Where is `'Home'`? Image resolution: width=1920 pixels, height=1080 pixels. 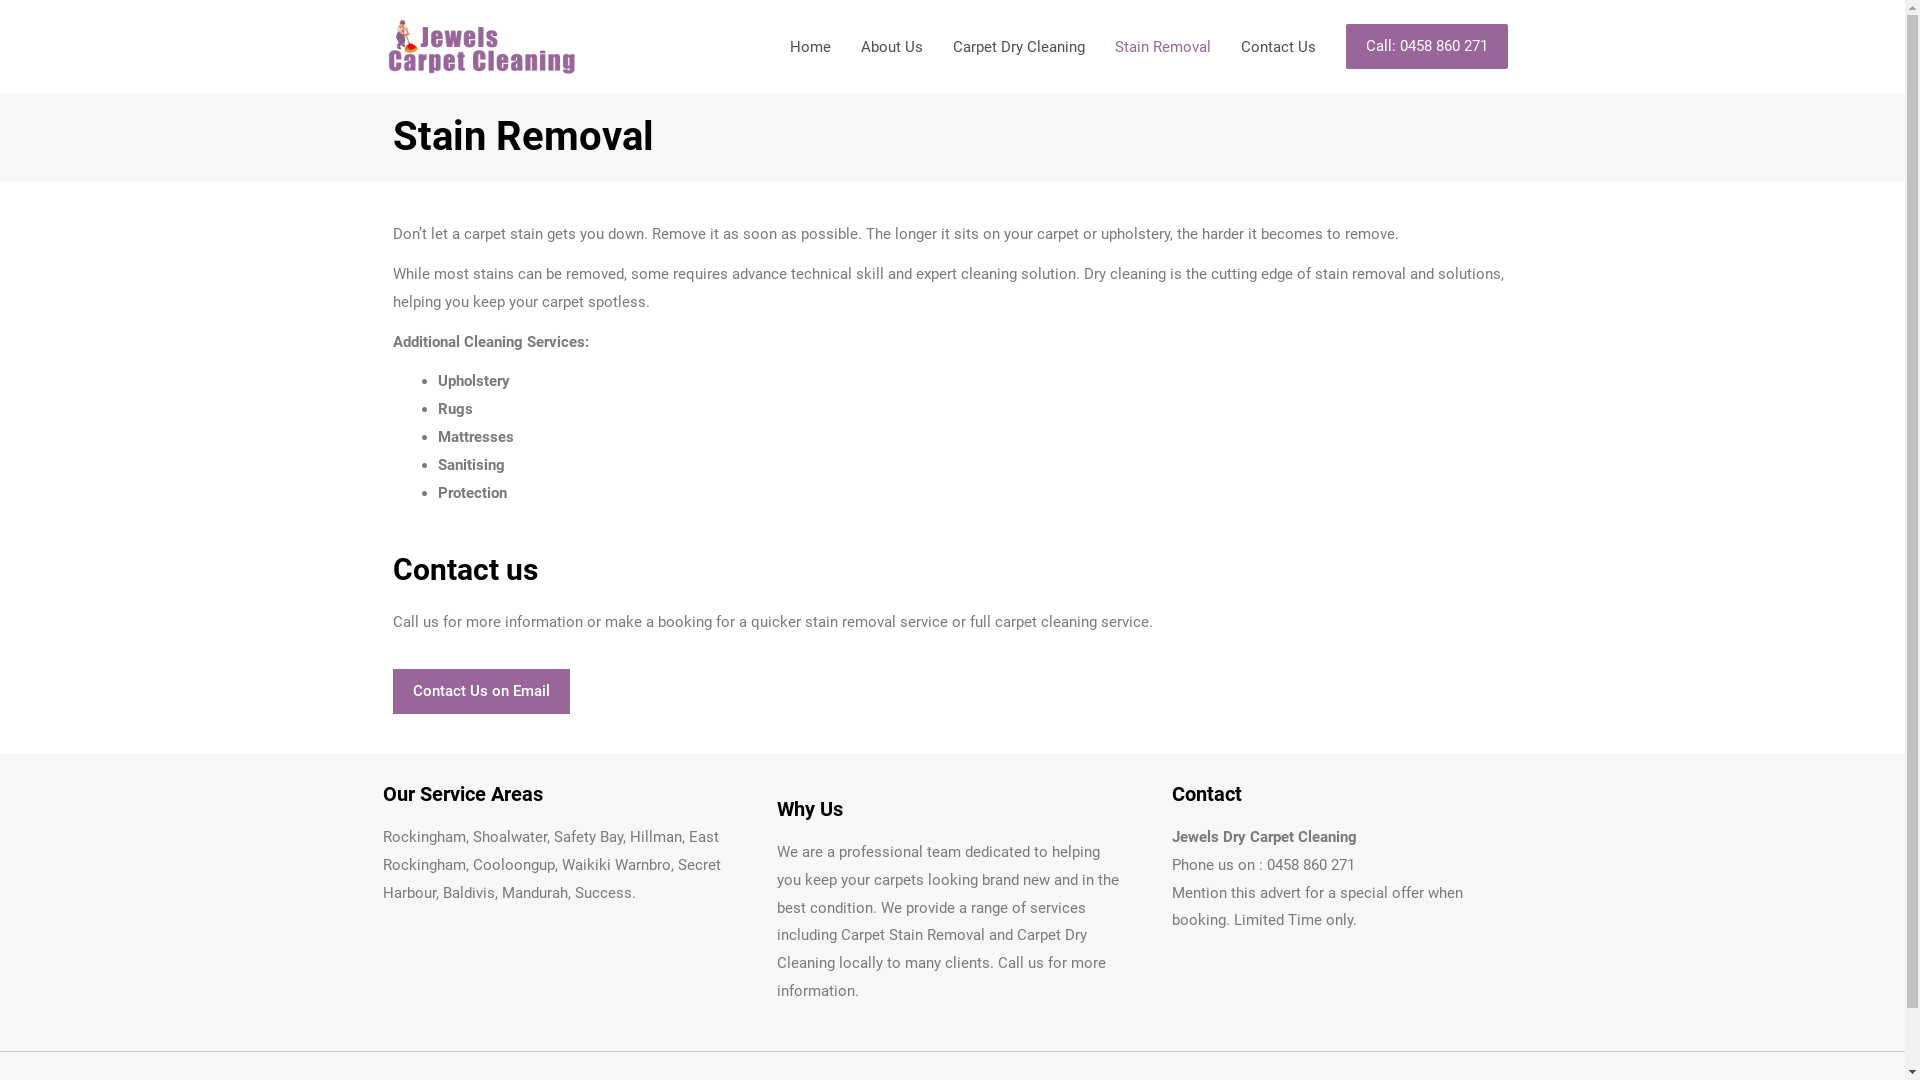
'Home' is located at coordinates (772, 45).